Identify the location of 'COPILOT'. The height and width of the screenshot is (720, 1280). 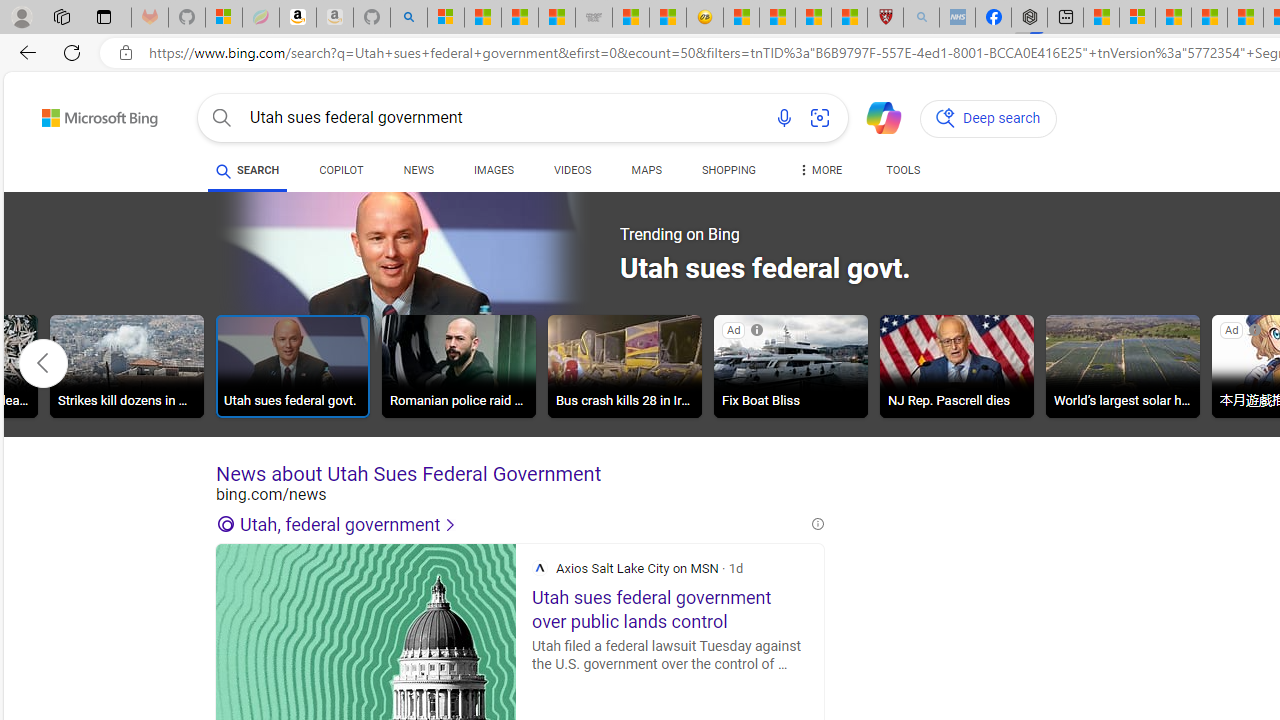
(341, 170).